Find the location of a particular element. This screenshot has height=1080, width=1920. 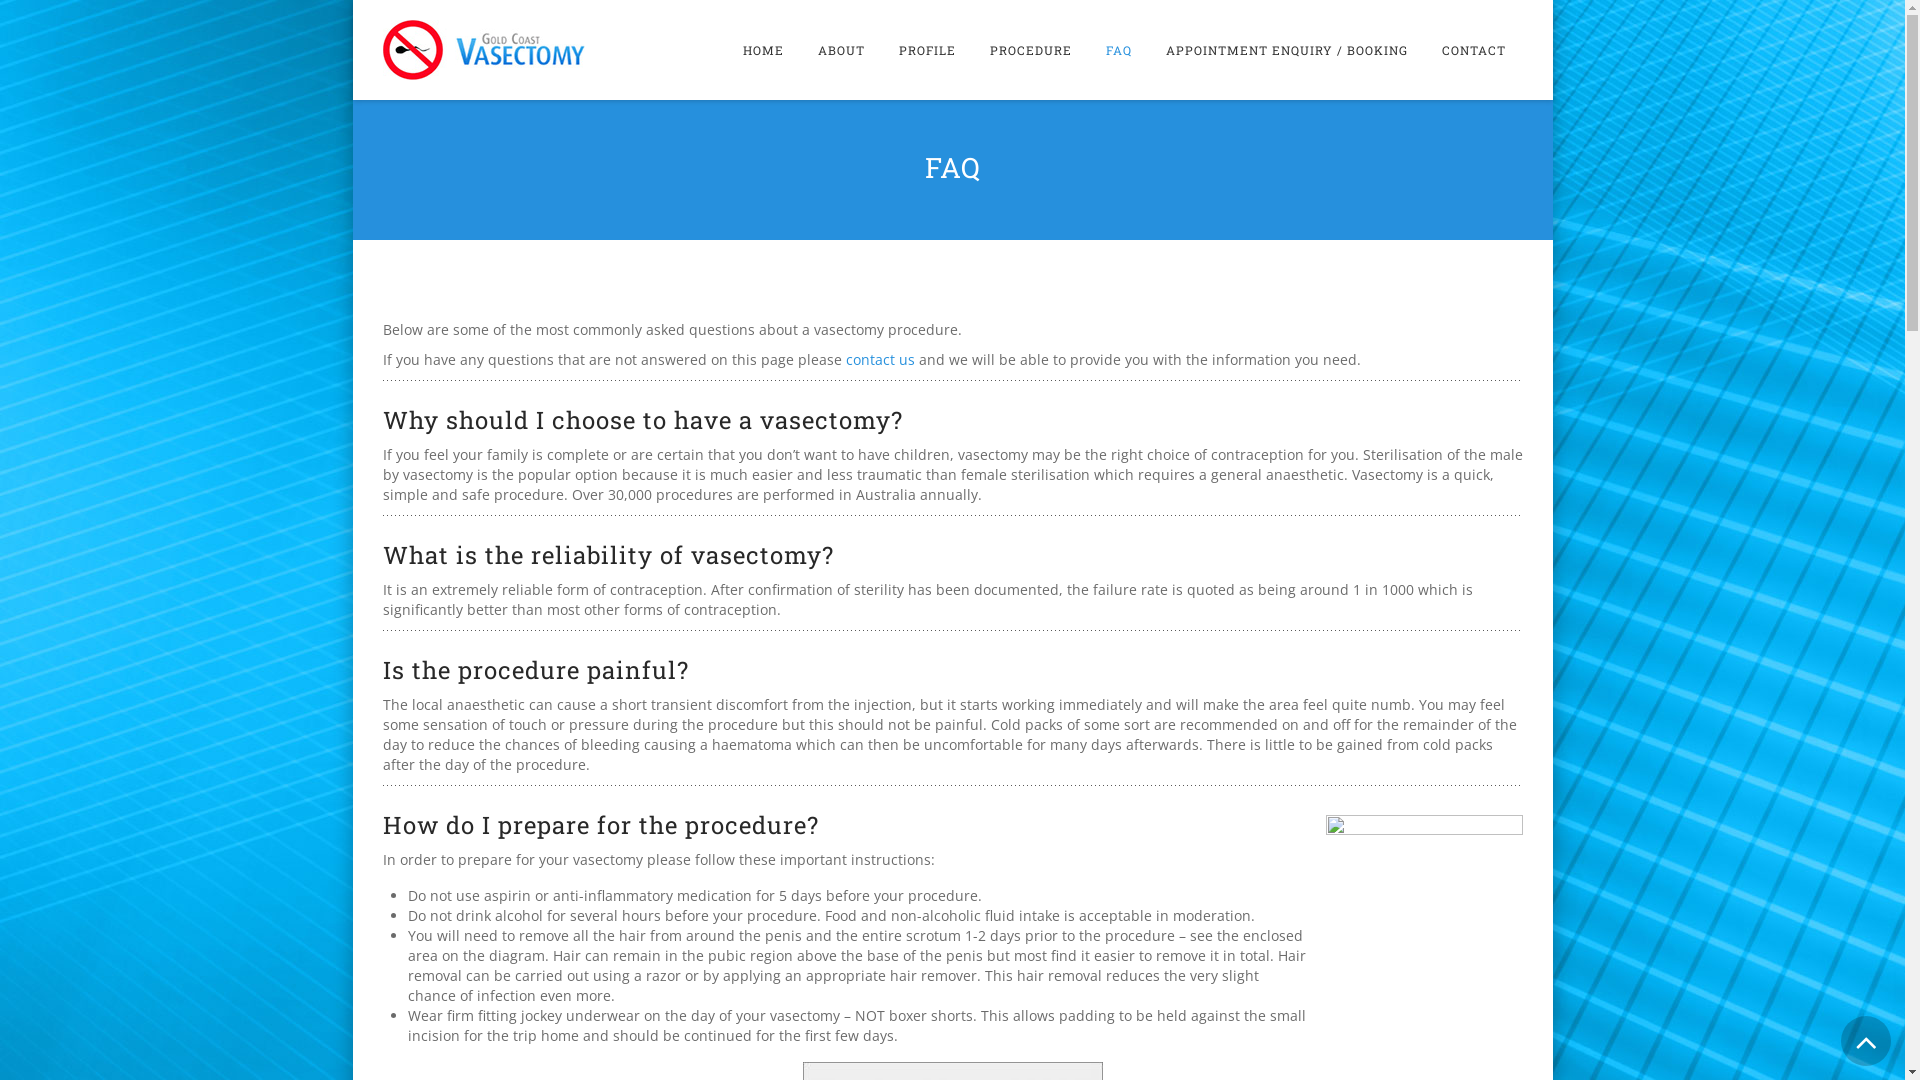

'Gold Coast Vasectomy' is located at coordinates (483, 49).